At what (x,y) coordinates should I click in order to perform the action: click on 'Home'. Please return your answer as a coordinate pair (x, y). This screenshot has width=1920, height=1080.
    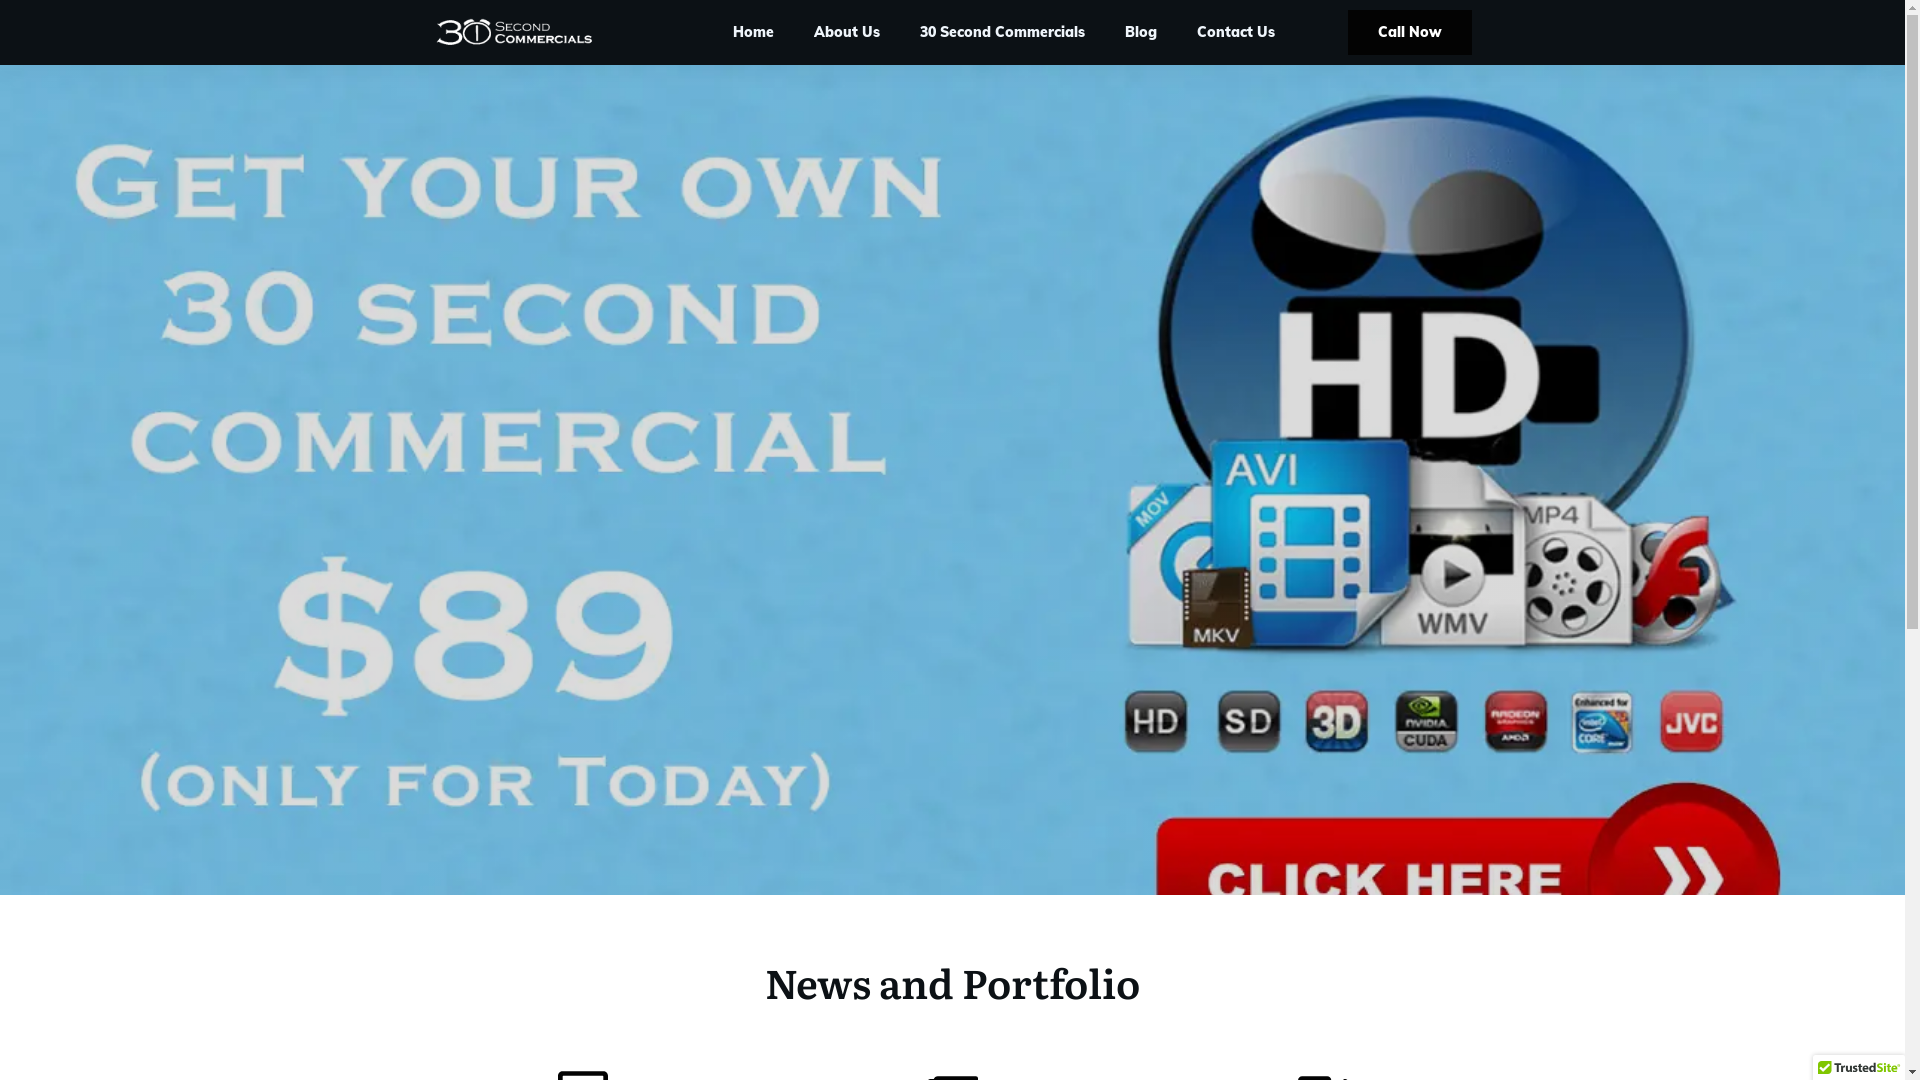
    Looking at the image, I should click on (752, 31).